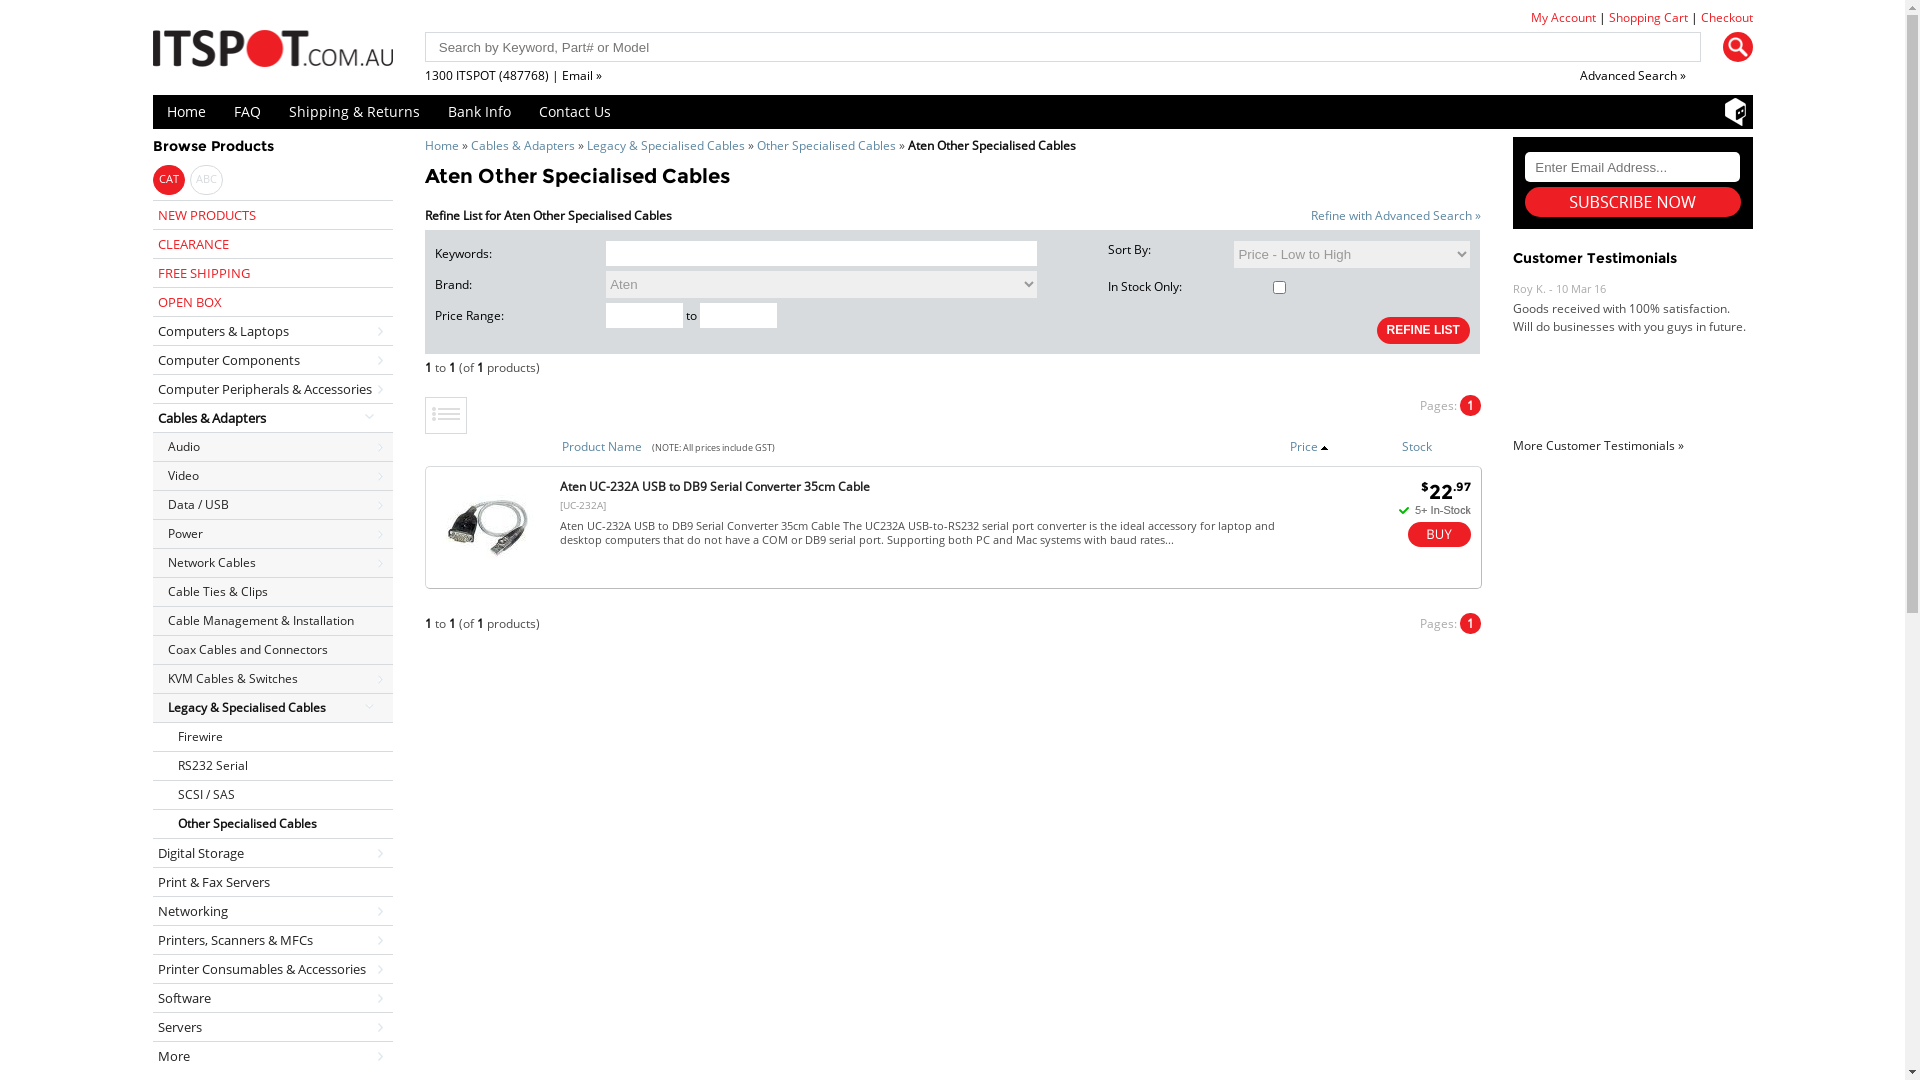 This screenshot has width=1920, height=1080. What do you see at coordinates (271, 301) in the screenshot?
I see `'OPEN BOX'` at bounding box center [271, 301].